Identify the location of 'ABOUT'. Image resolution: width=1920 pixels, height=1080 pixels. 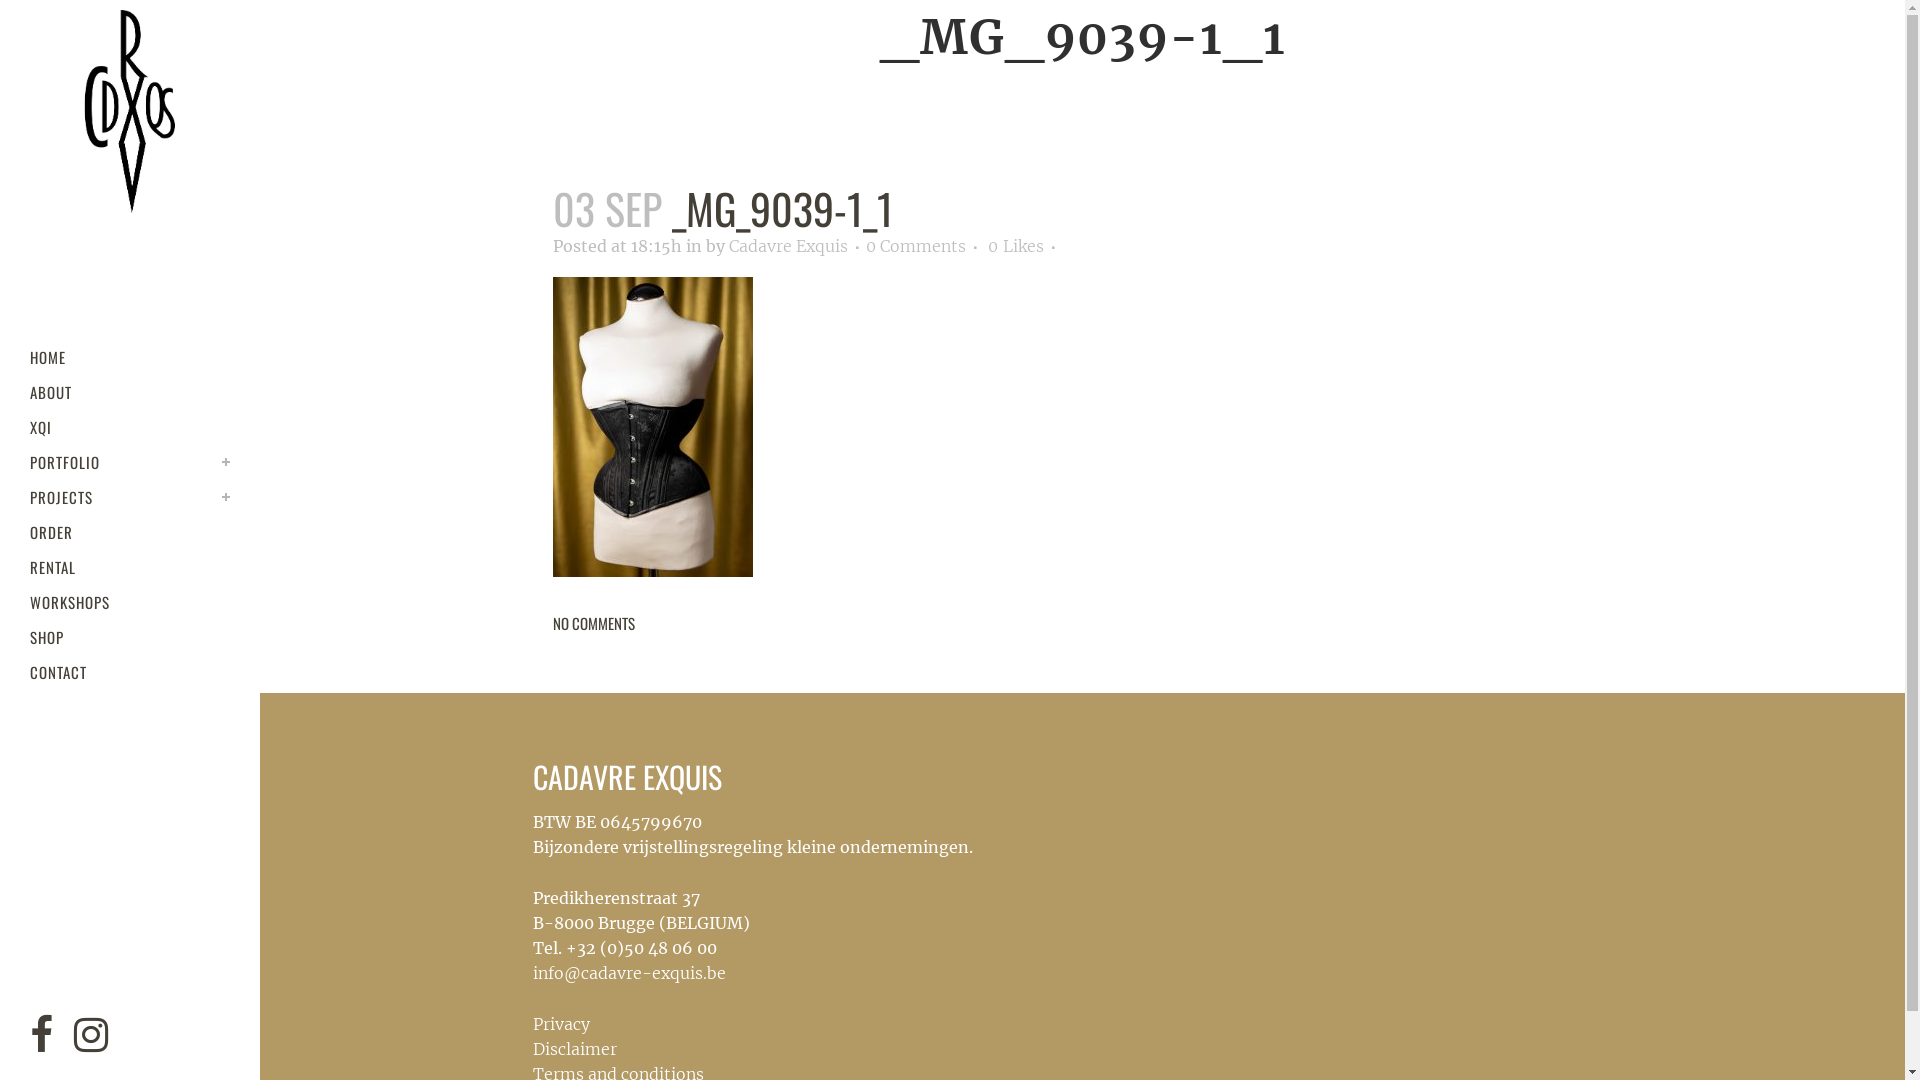
(29, 392).